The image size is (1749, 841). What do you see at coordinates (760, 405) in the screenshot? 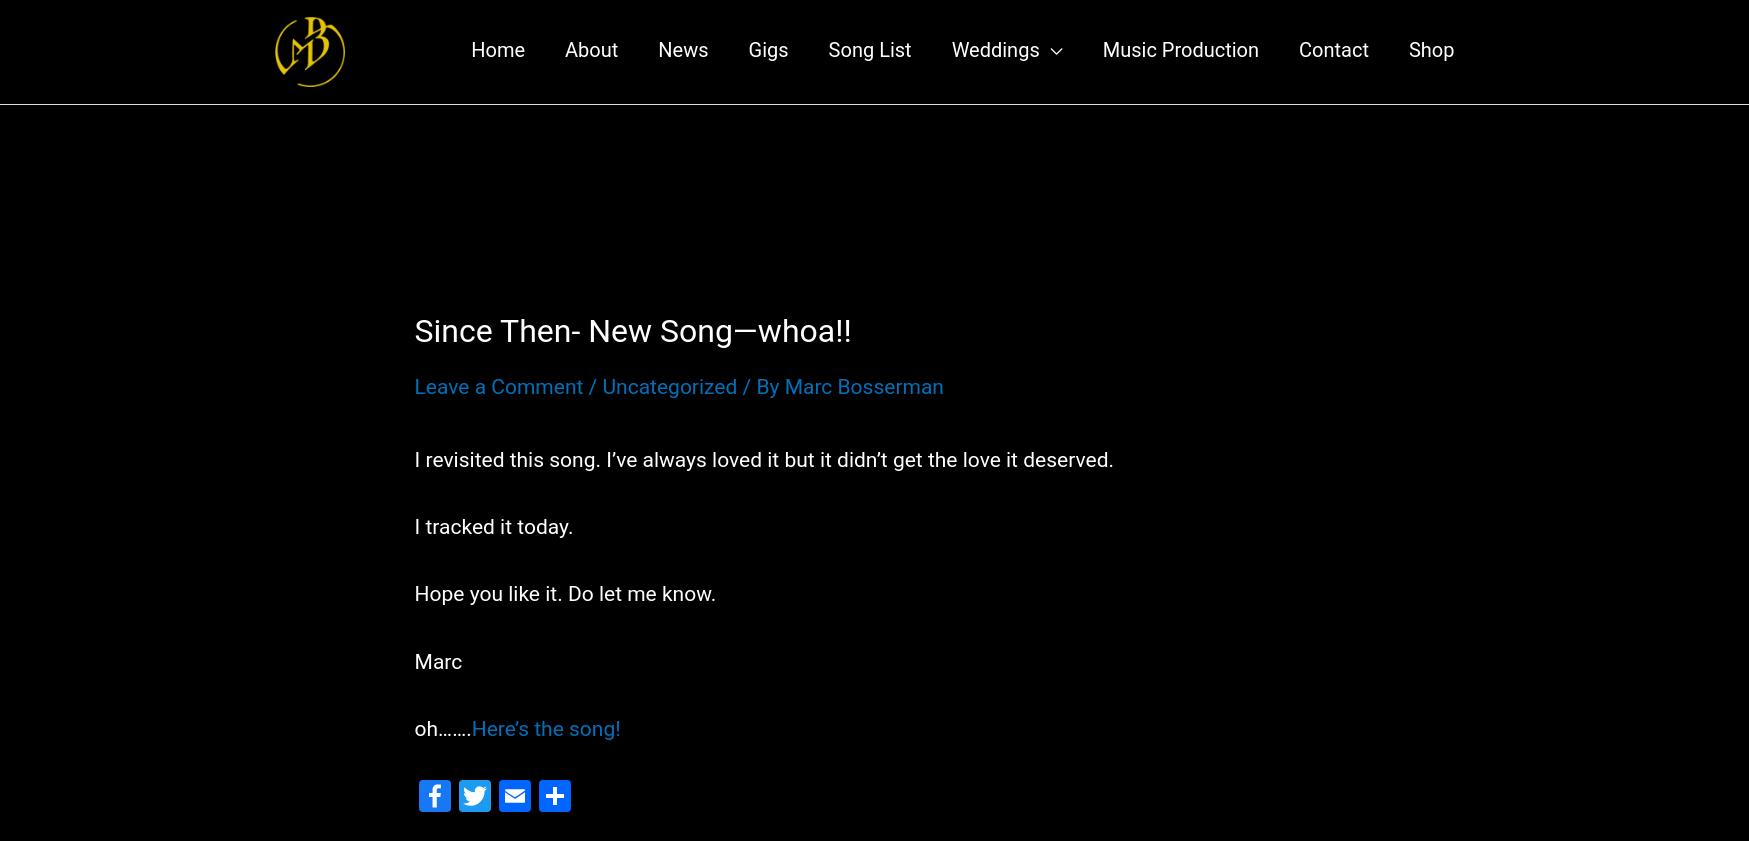
I see `'/ By'` at bounding box center [760, 405].